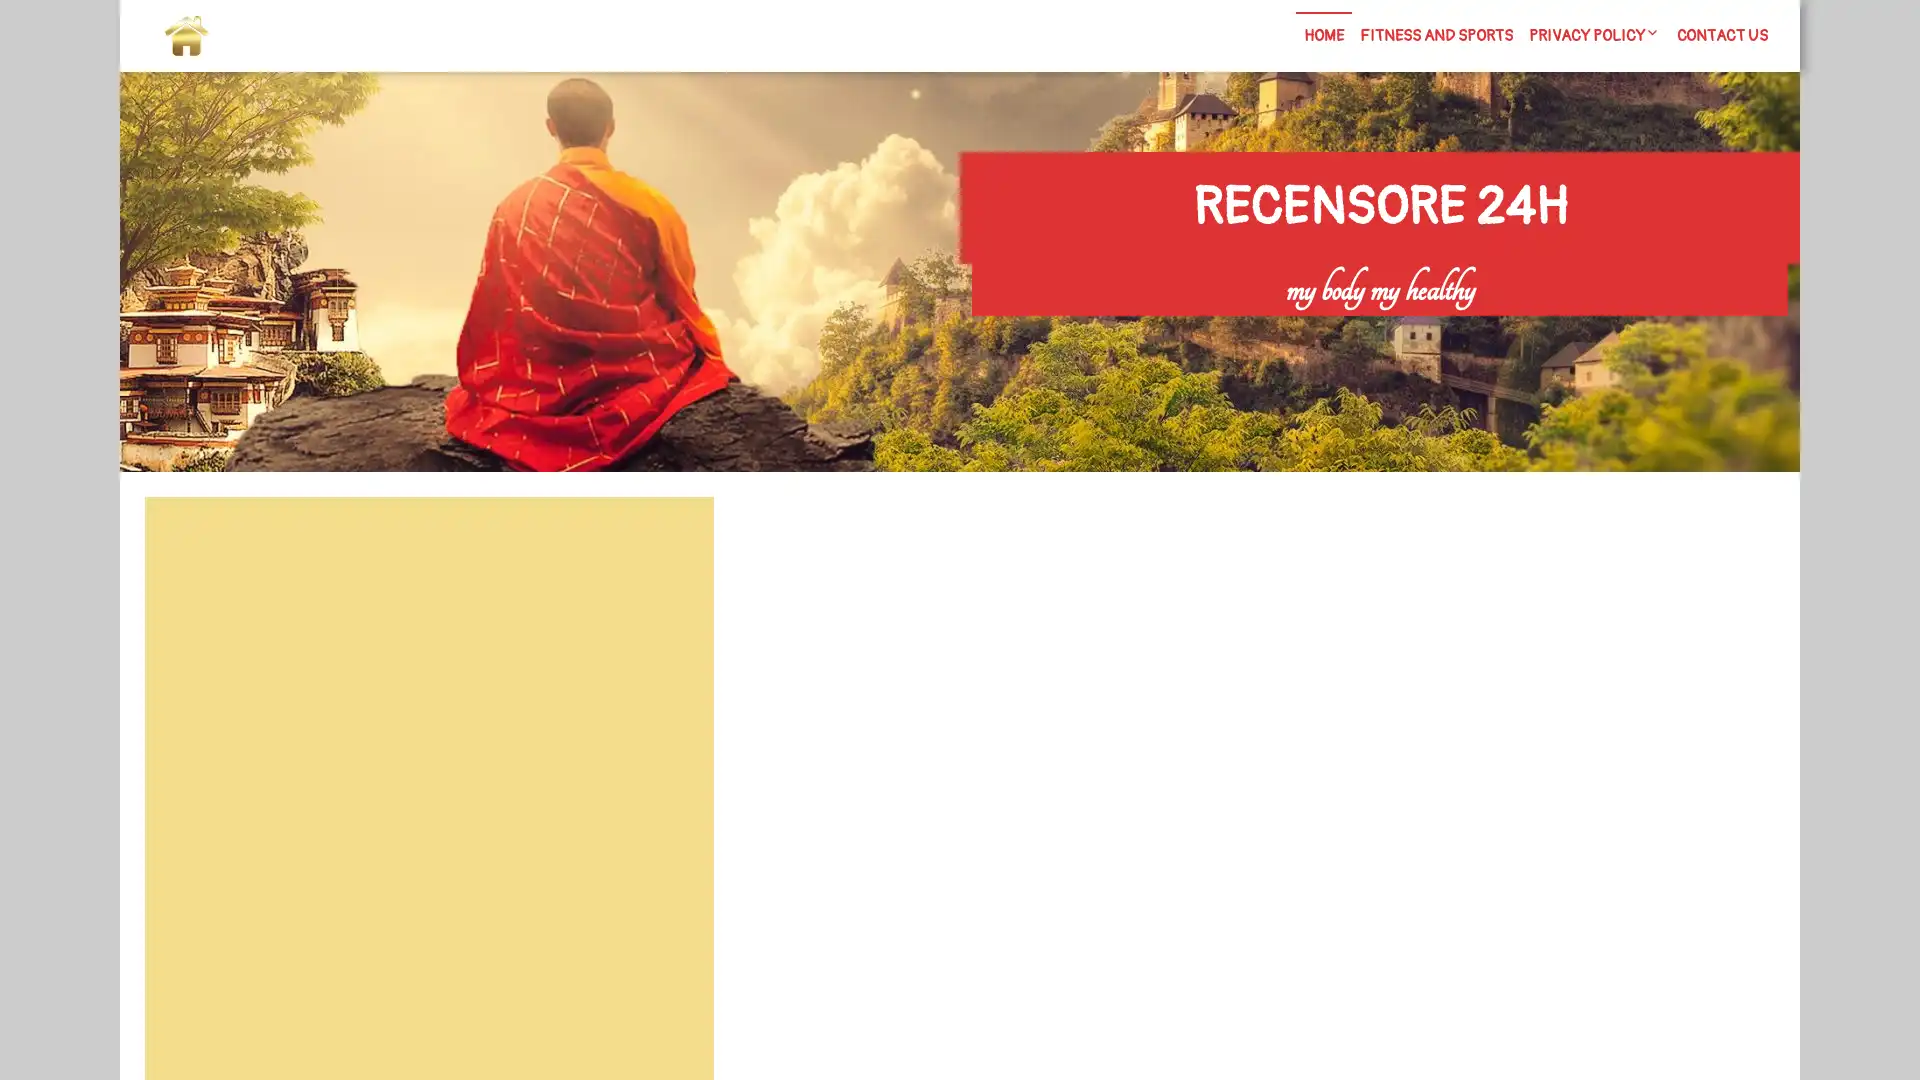  Describe the element at coordinates (1557, 327) in the screenshot. I see `Search` at that location.